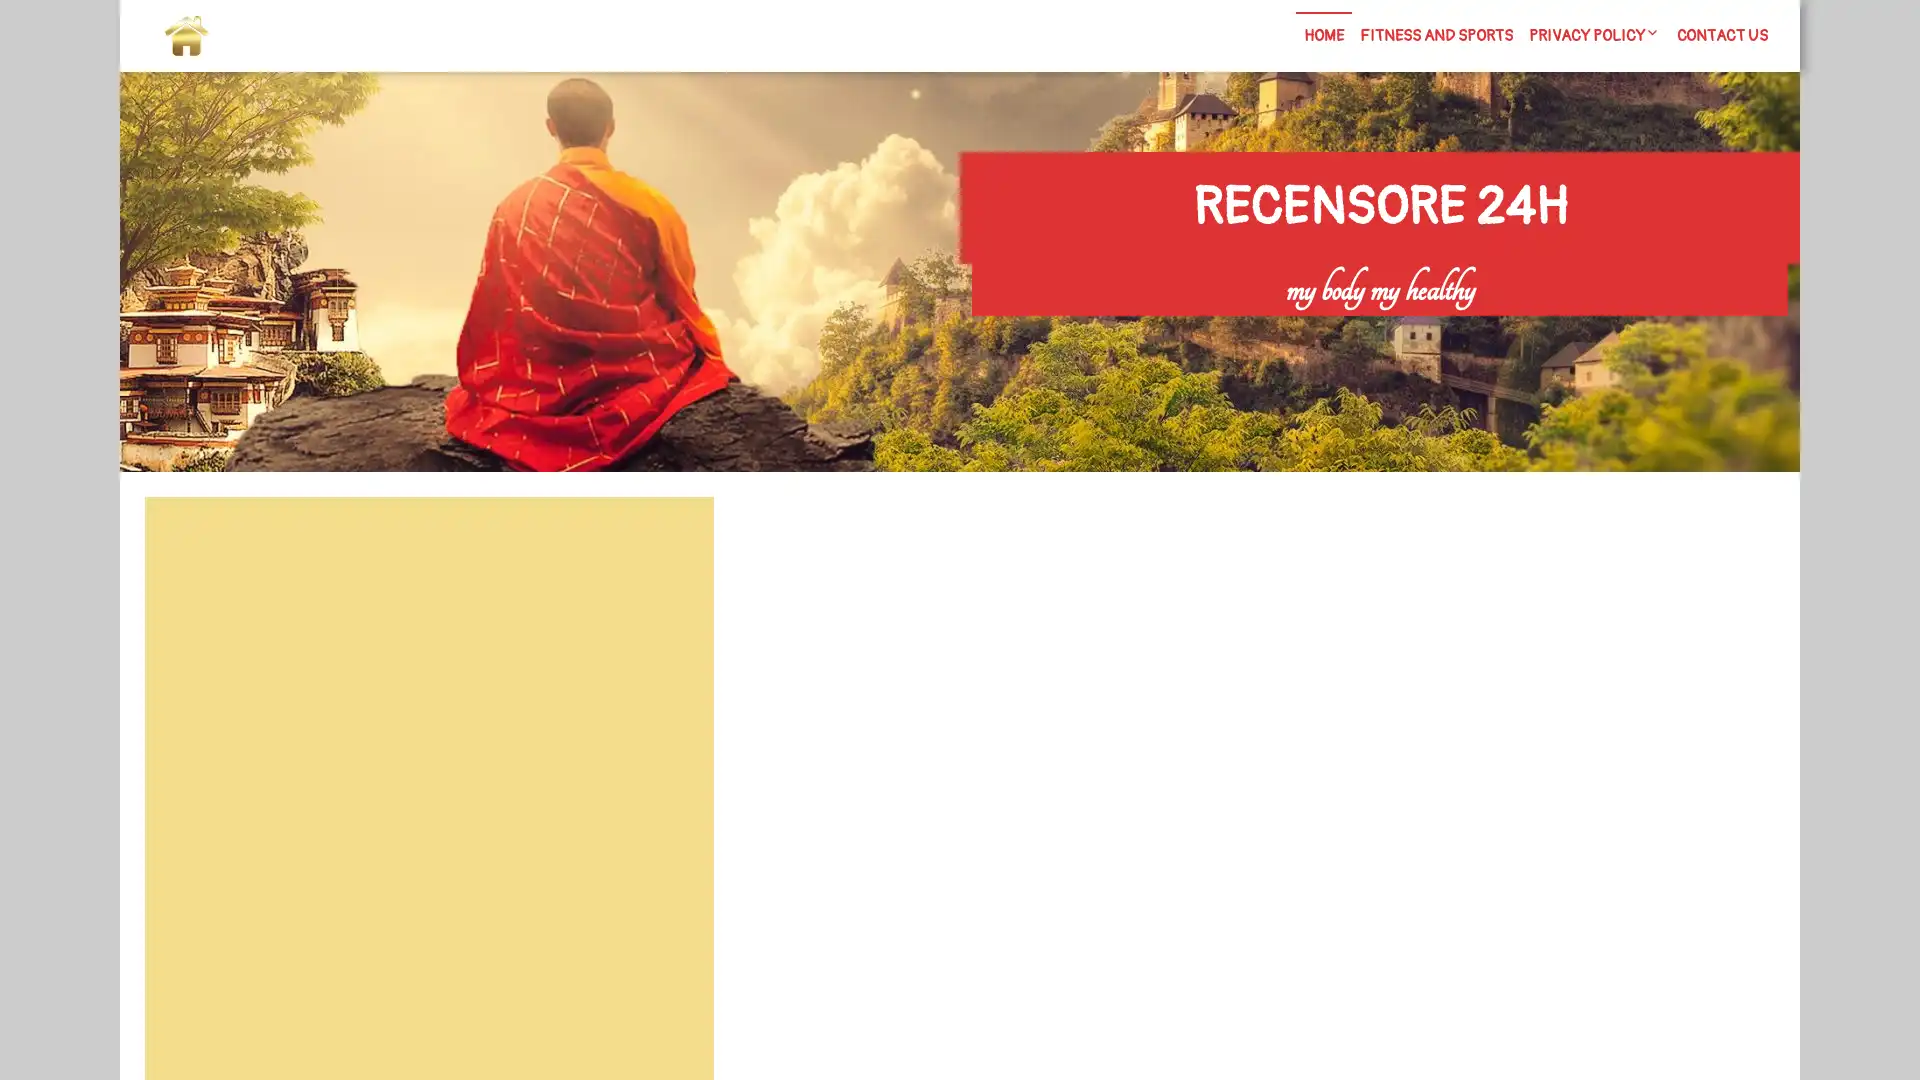  Describe the element at coordinates (1557, 327) in the screenshot. I see `Search` at that location.